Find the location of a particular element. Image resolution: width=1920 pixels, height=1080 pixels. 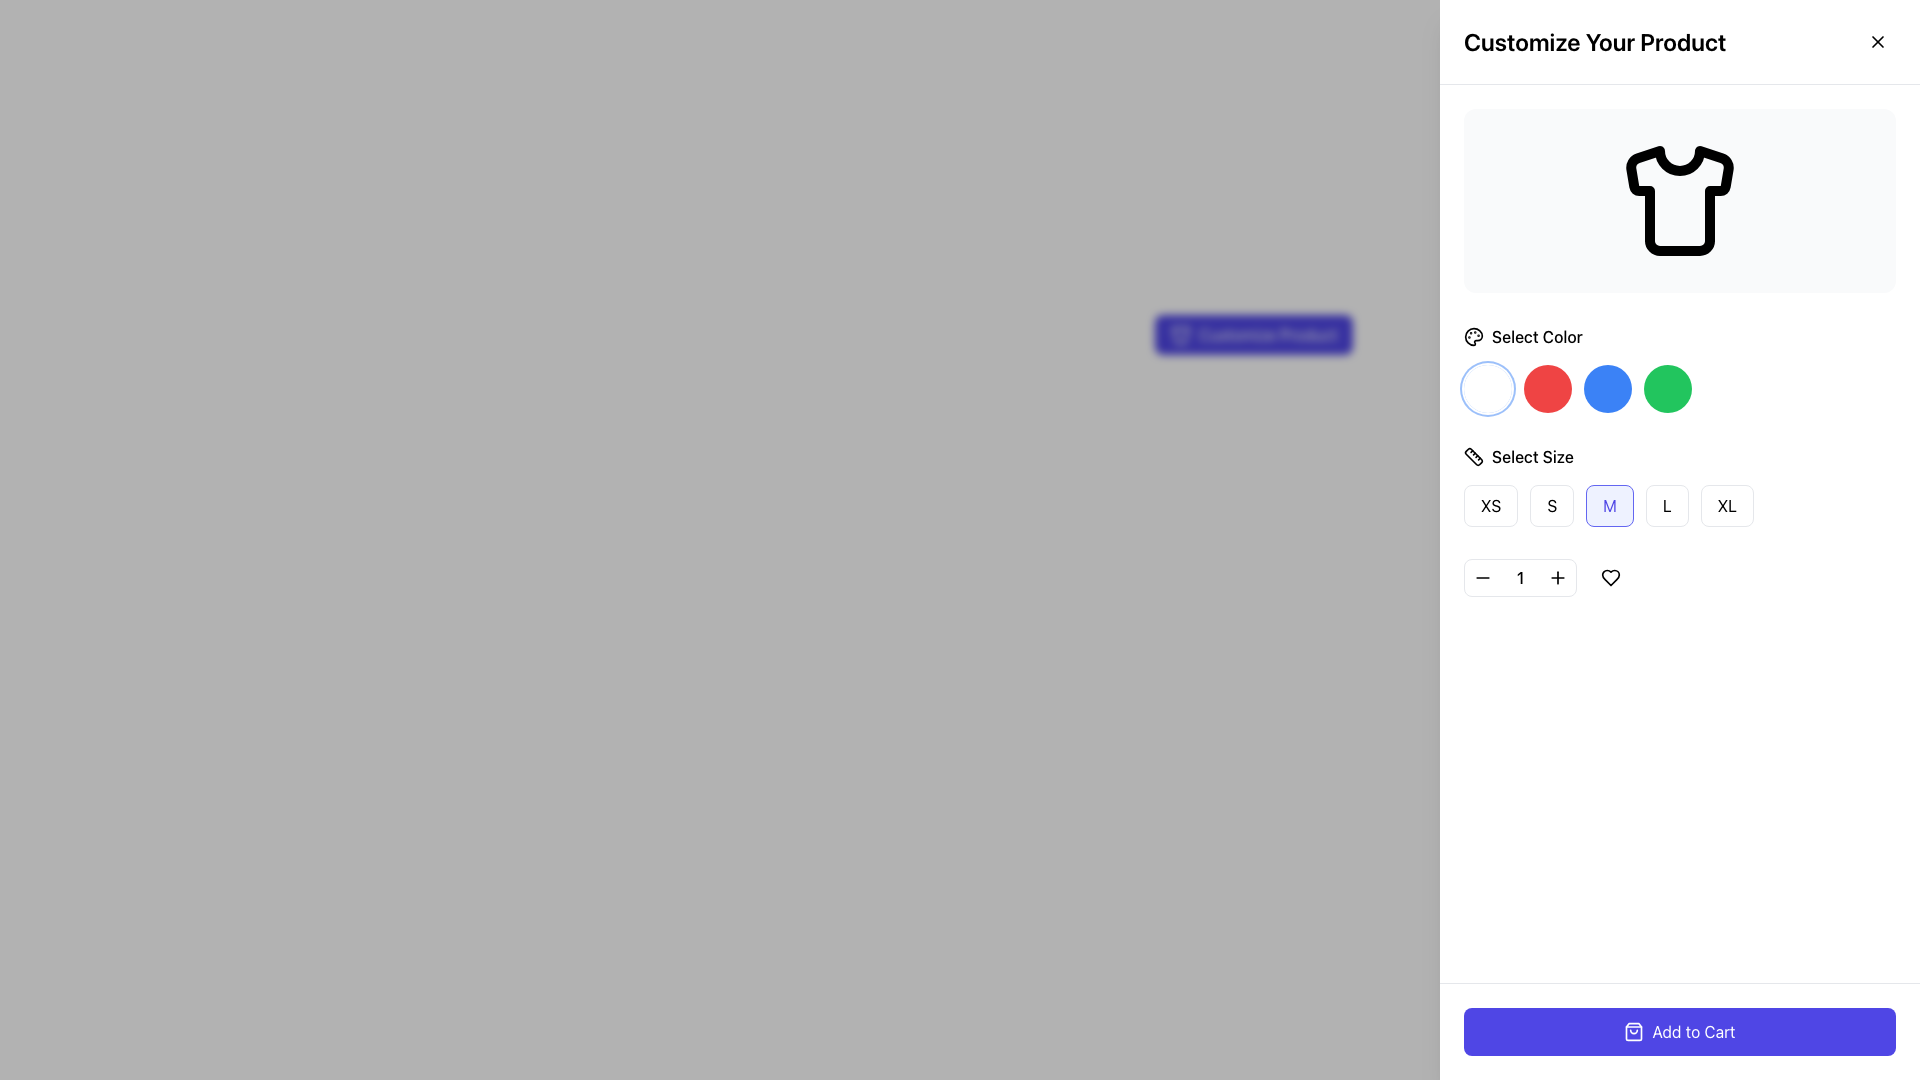

the plus icon button located at the bottom-right of the right-hand side panel to increment a value is located at coordinates (1557, 578).